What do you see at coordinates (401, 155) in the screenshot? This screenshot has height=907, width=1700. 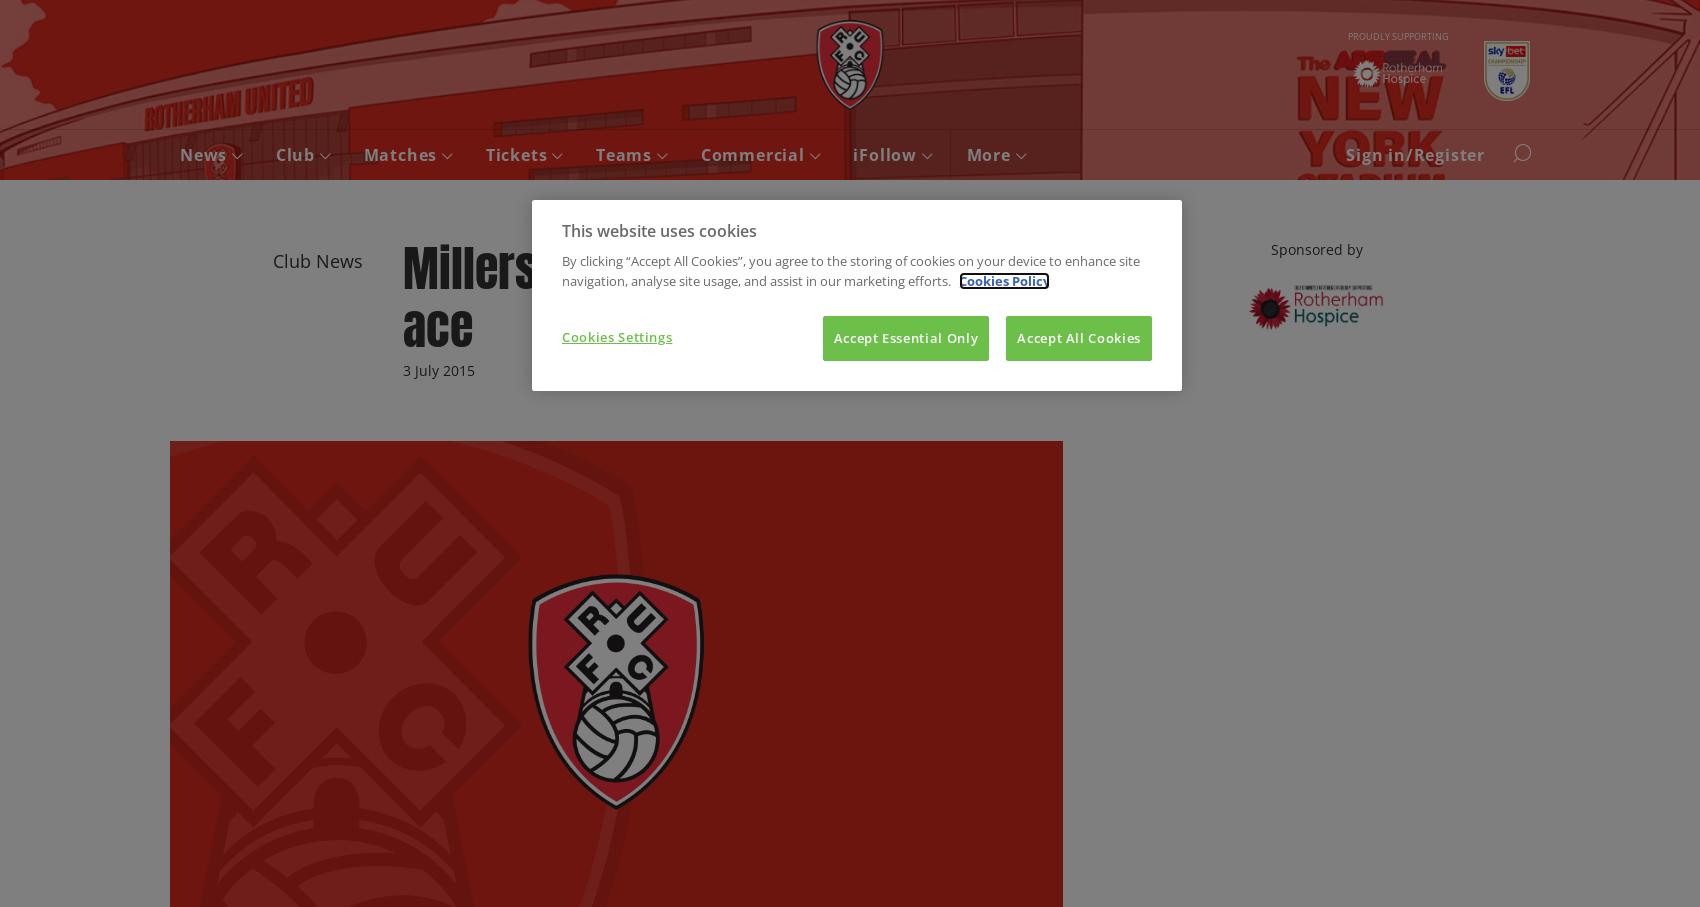 I see `'Matches'` at bounding box center [401, 155].